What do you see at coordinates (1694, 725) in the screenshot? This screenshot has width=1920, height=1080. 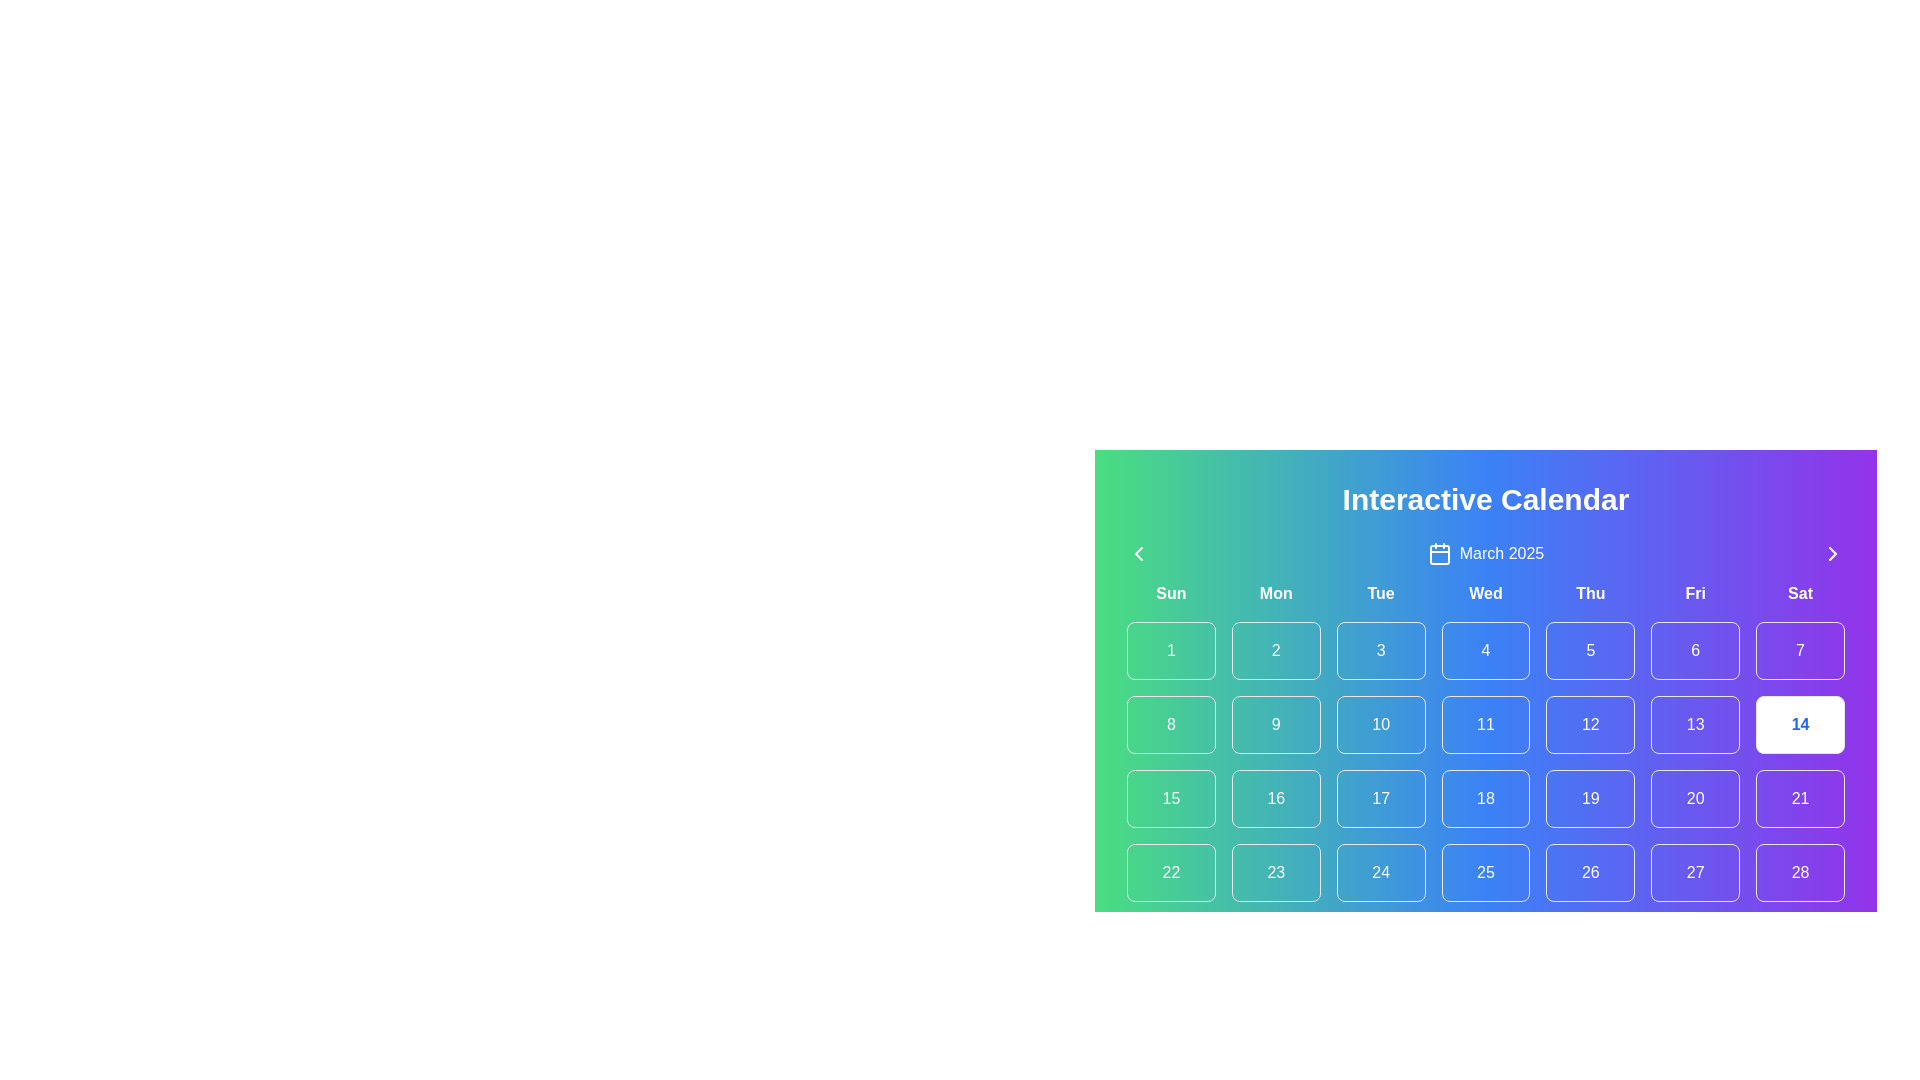 I see `Calendar day cell displaying the number '13' with white text on a gradient blue-purple background, positioned in the third row under Friday, between the cells for '12' and '14', using developer tools` at bounding box center [1694, 725].